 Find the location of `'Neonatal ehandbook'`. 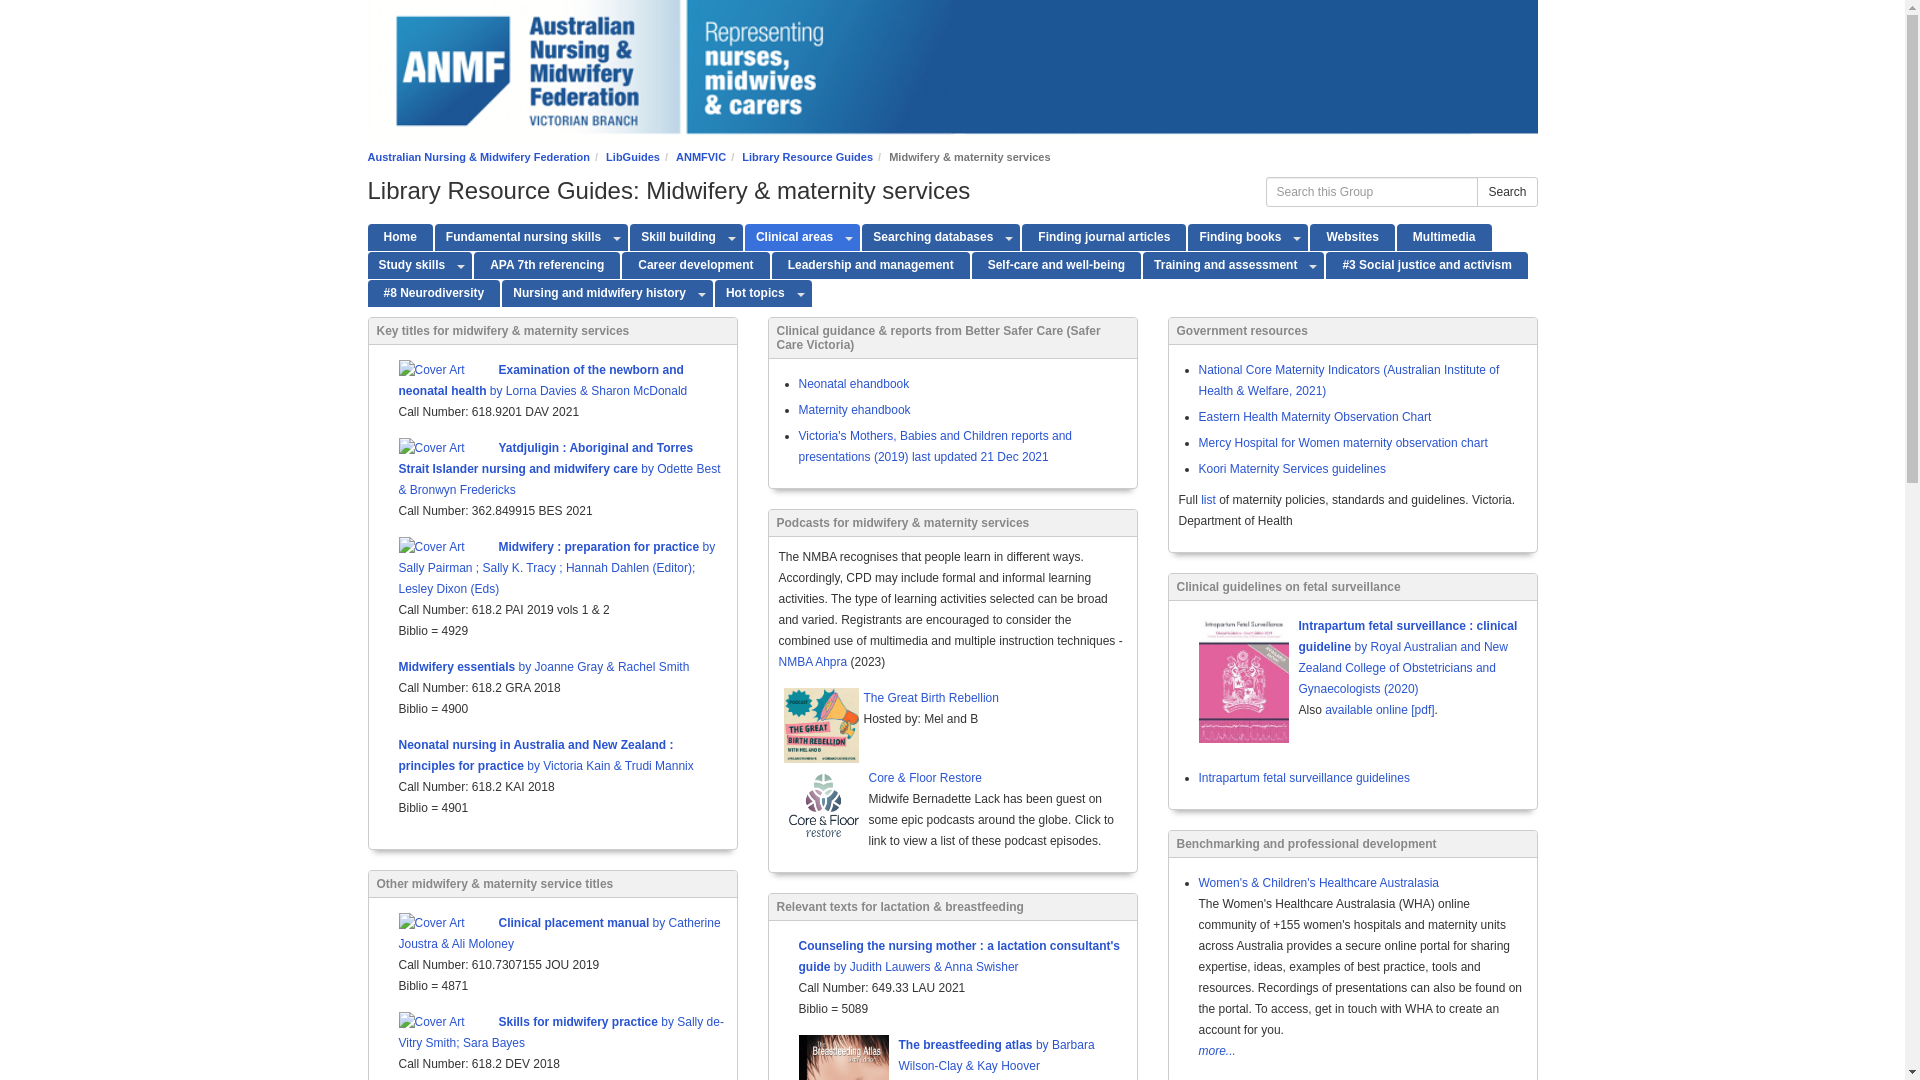

'Neonatal ehandbook' is located at coordinates (853, 384).